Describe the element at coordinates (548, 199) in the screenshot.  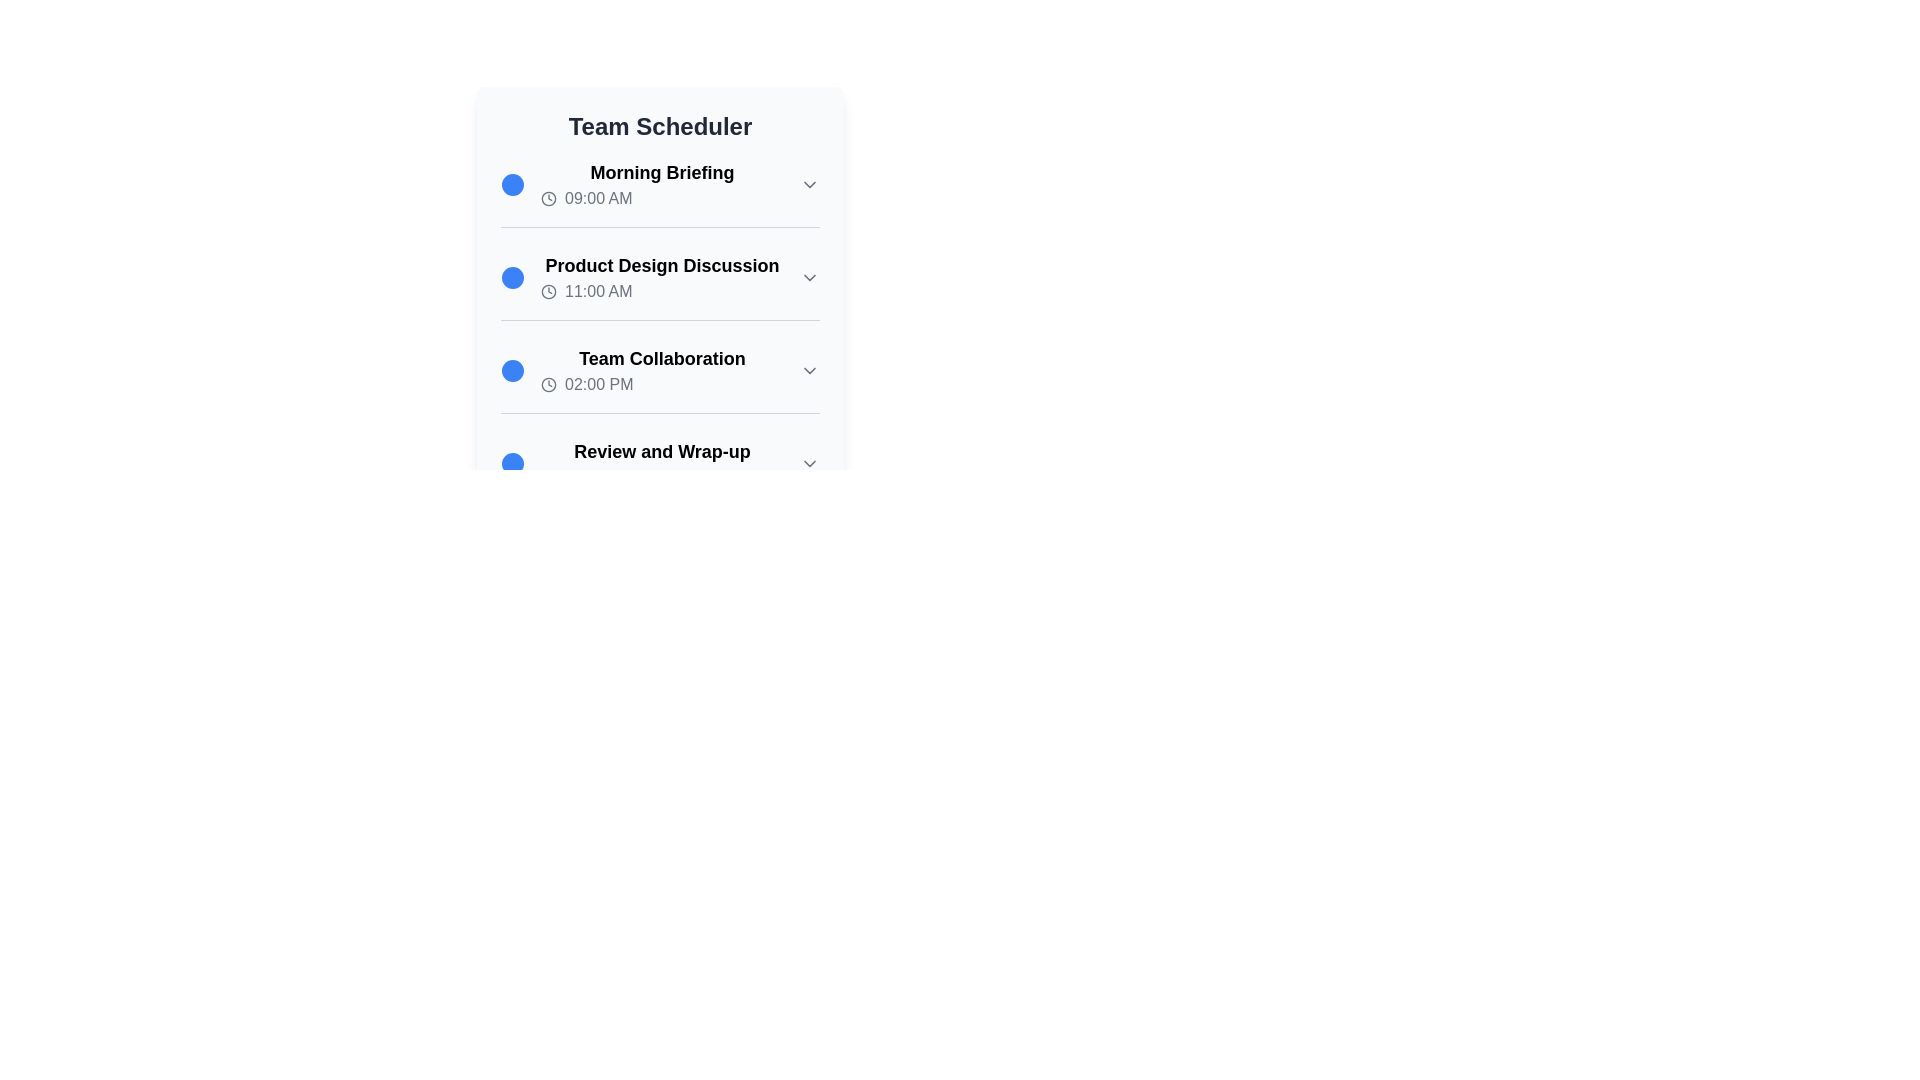
I see `the circular outline of the clock icon located near the '09:00 AM' text in the 'Morning Briefing' entry of the Team Scheduler interface` at that location.